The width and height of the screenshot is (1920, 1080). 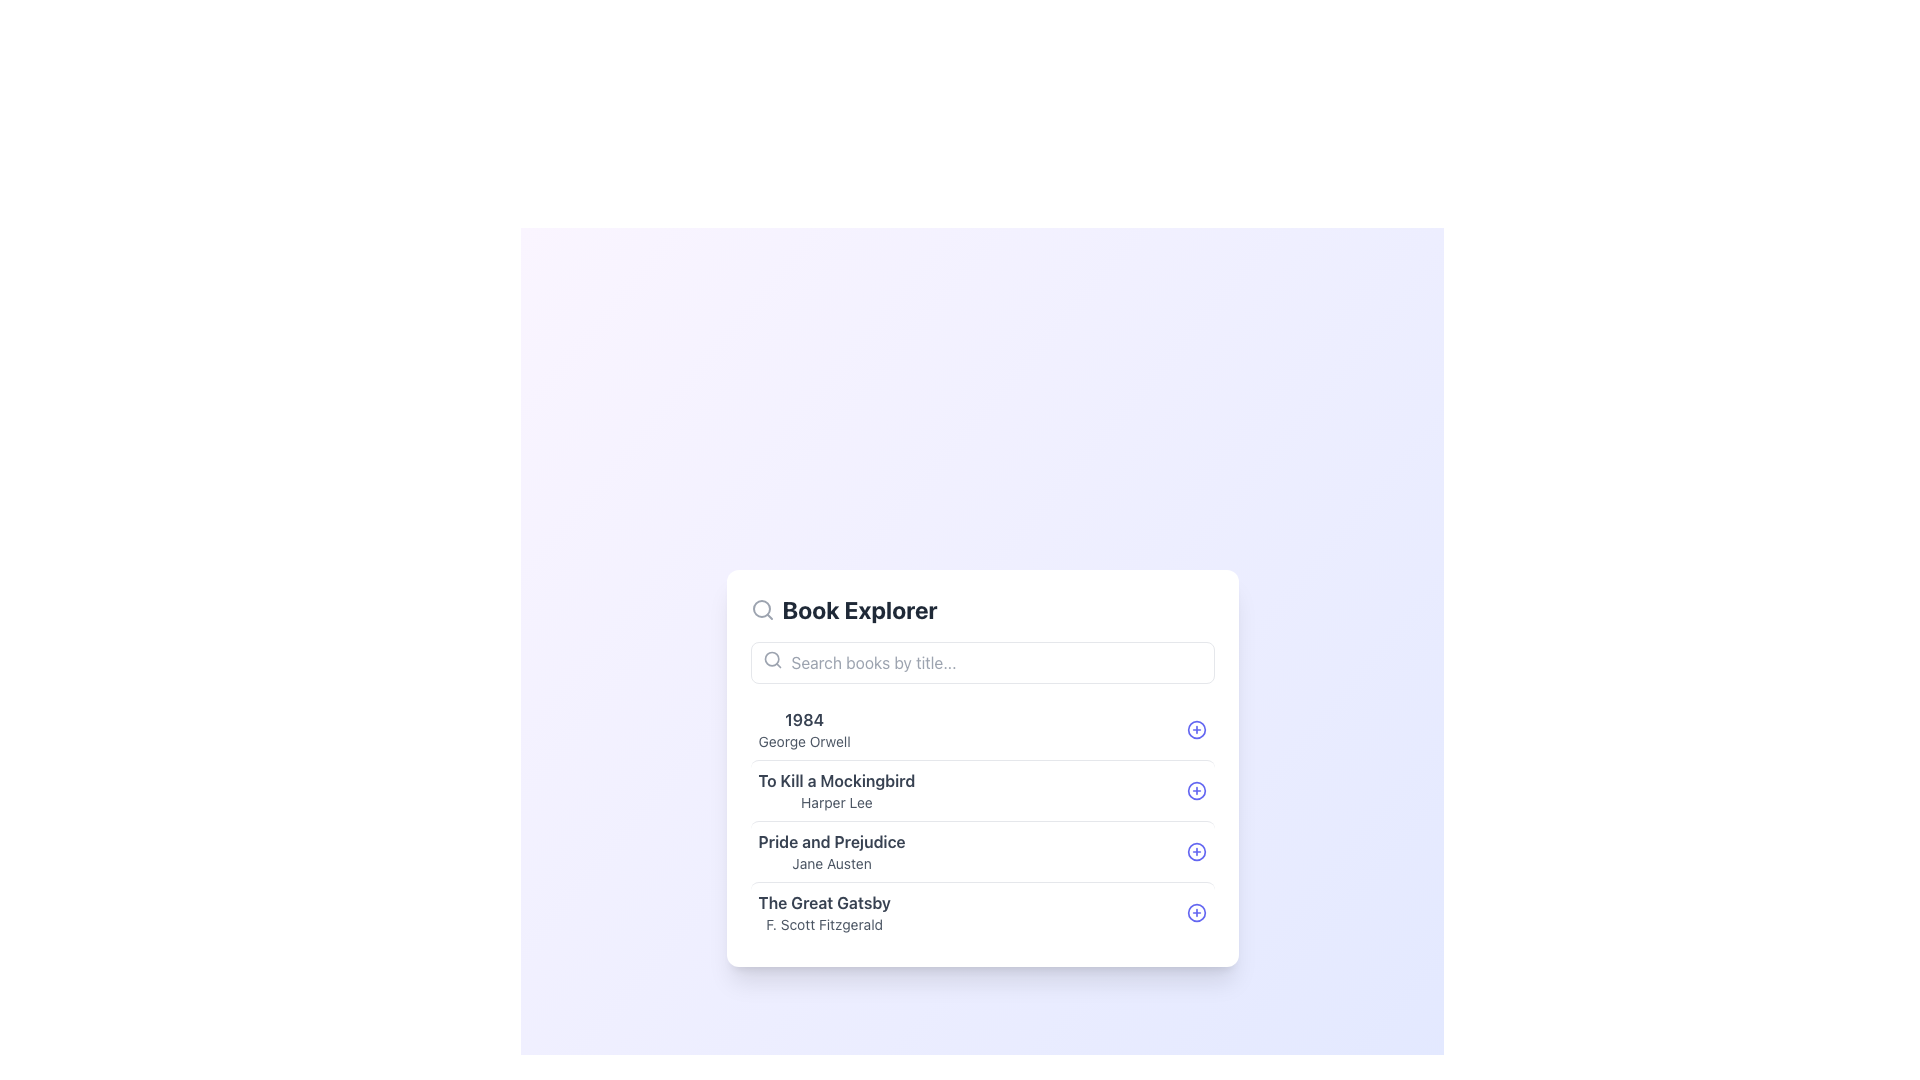 What do you see at coordinates (824, 912) in the screenshot?
I see `the fourth entry in the book listing titled 'Book Explorer', which displays the title and author of a book, located below 'Pride and Prejudice' and above the '+' icon` at bounding box center [824, 912].